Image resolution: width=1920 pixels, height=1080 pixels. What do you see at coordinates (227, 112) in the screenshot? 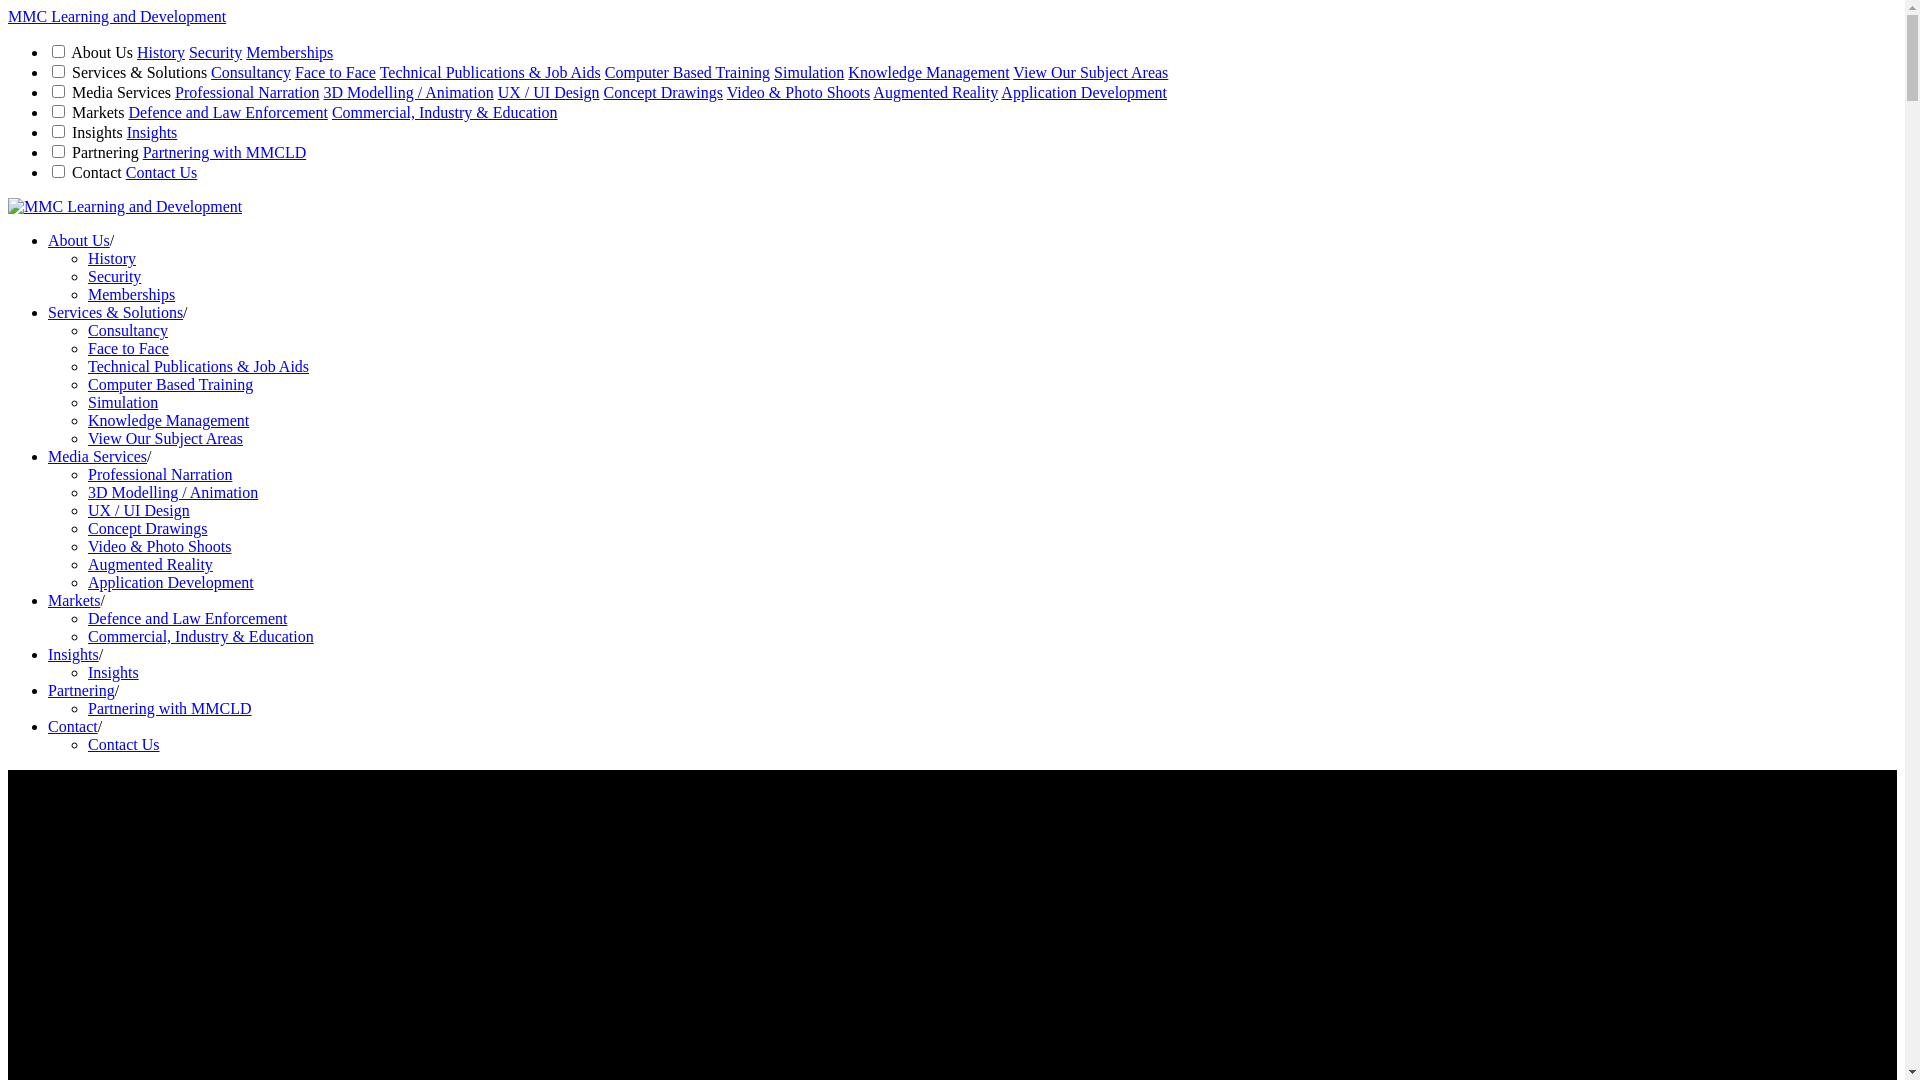
I see `'Defence and Law Enforcement'` at bounding box center [227, 112].